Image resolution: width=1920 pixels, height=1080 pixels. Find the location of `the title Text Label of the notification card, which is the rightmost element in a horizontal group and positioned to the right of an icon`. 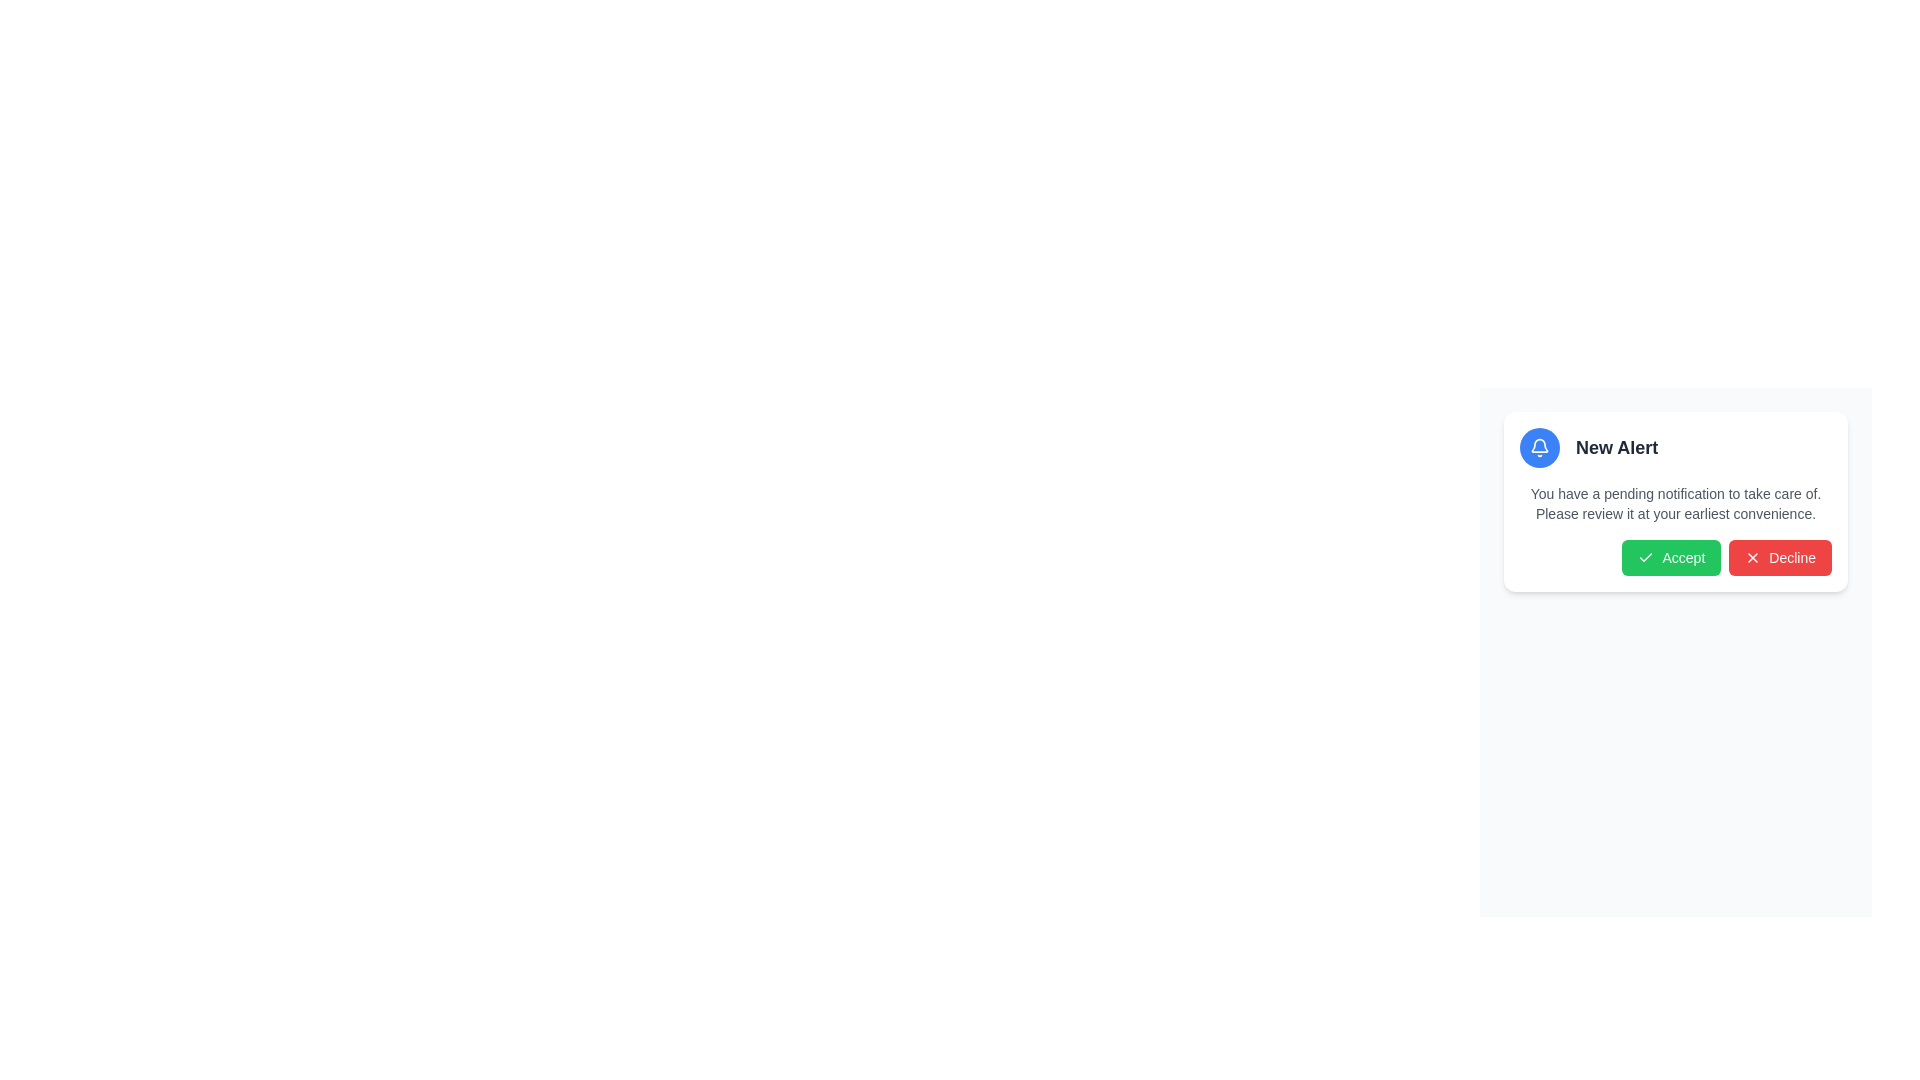

the title Text Label of the notification card, which is the rightmost element in a horizontal group and positioned to the right of an icon is located at coordinates (1617, 446).